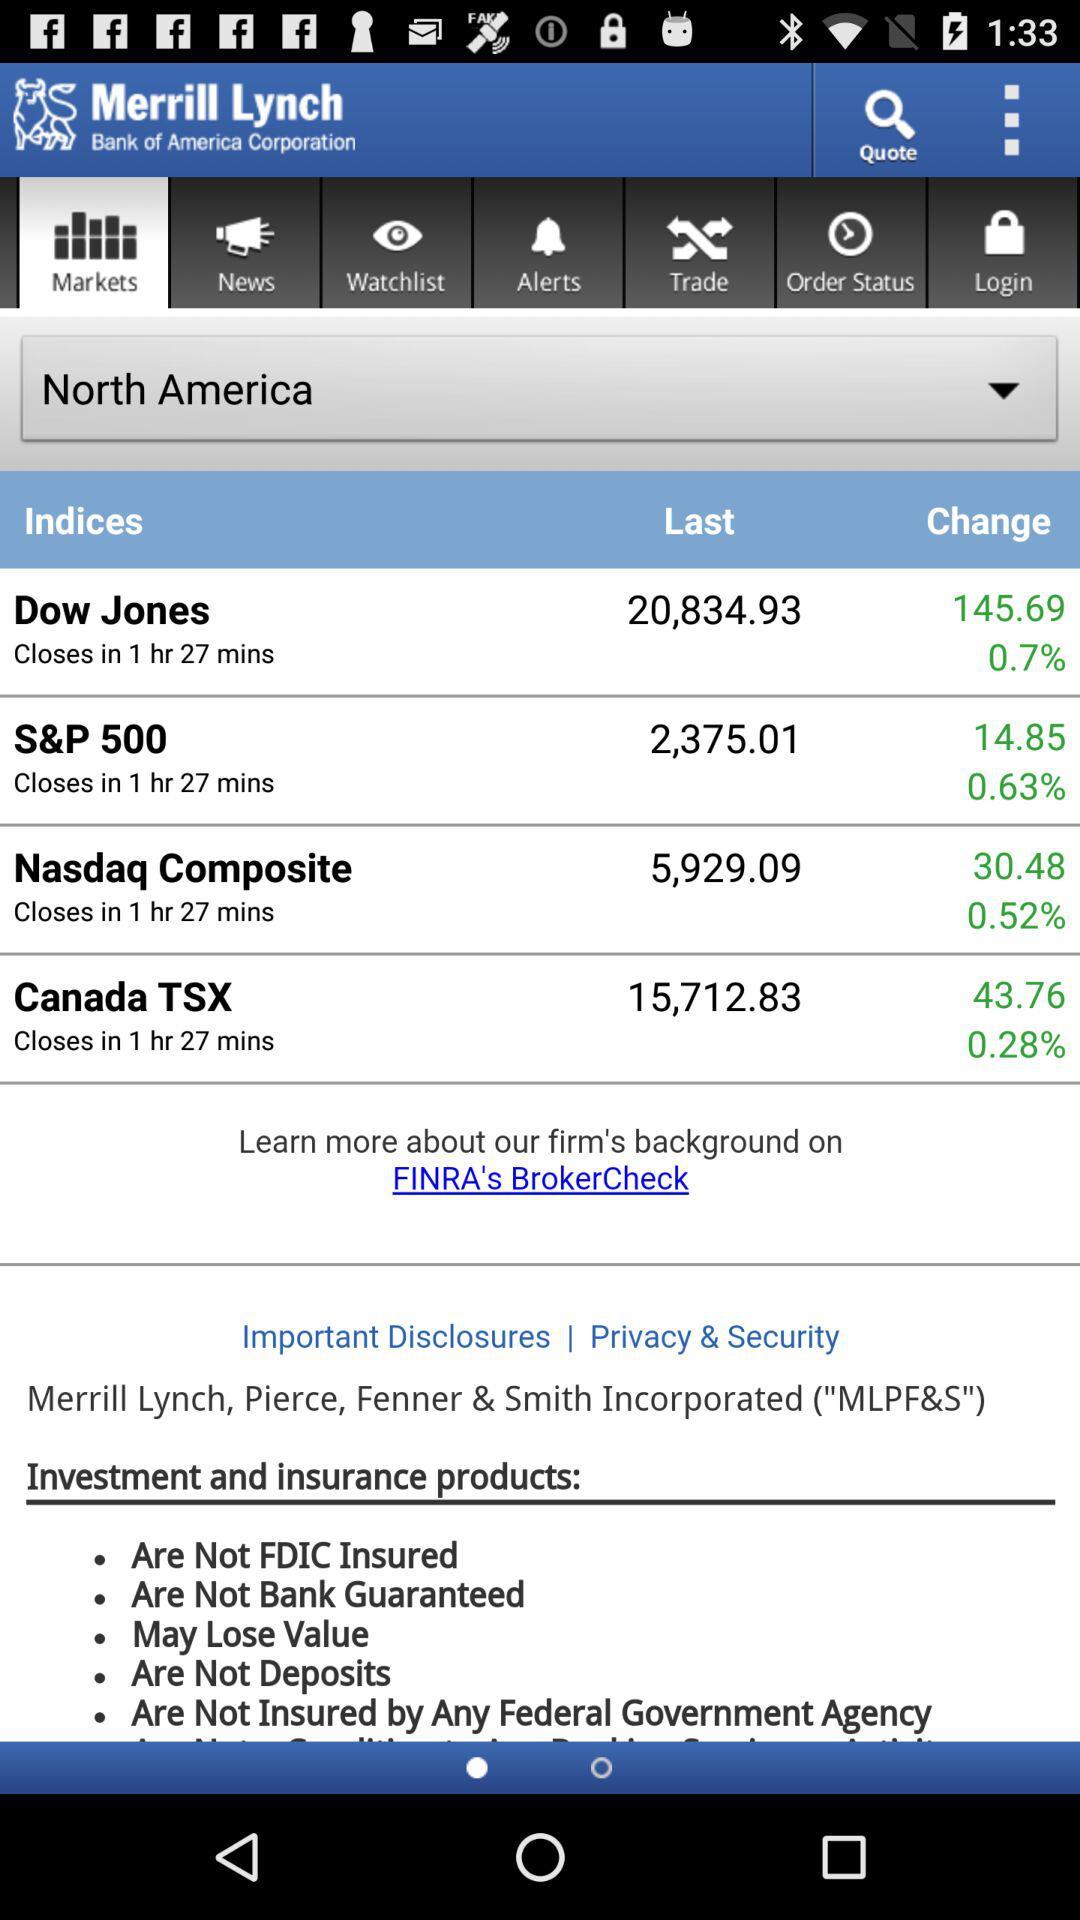 The width and height of the screenshot is (1080, 1920). I want to click on search bar, so click(884, 119).